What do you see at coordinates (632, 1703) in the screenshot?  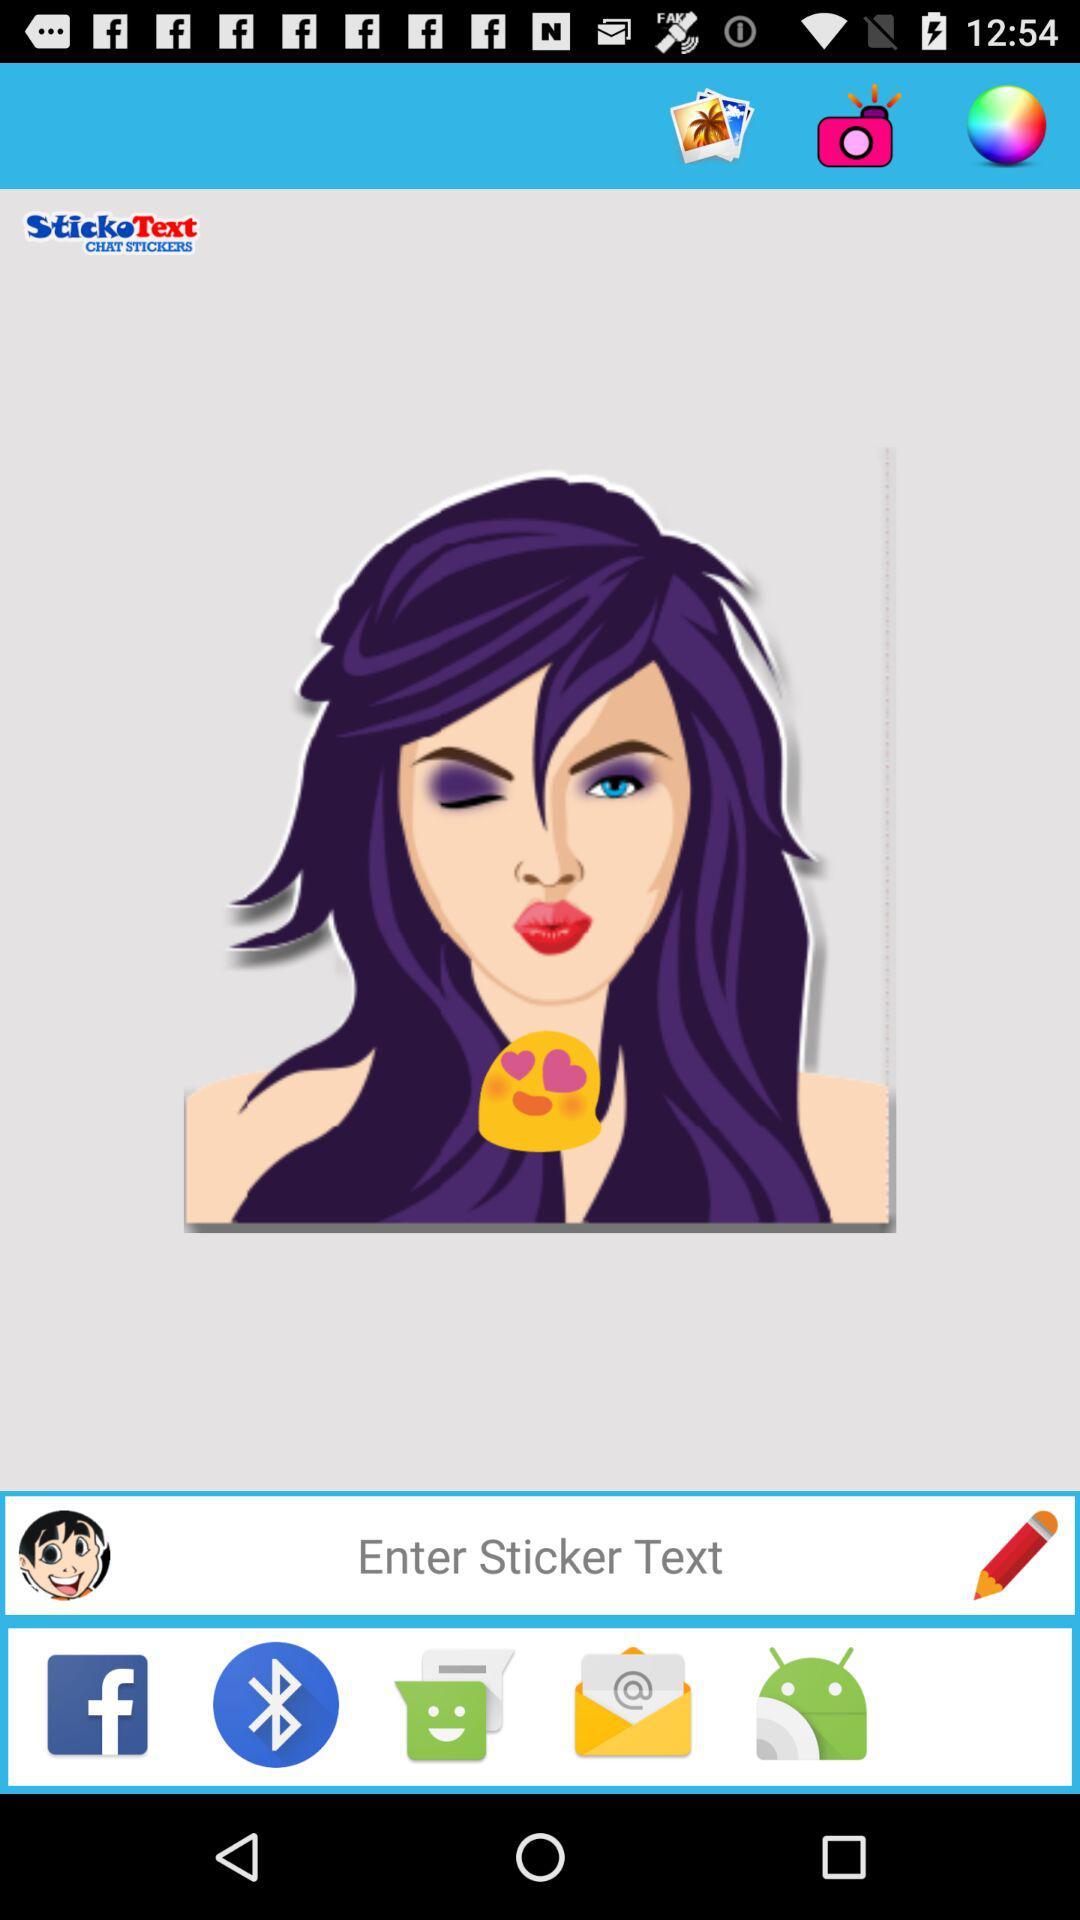 I see `e-mail app` at bounding box center [632, 1703].